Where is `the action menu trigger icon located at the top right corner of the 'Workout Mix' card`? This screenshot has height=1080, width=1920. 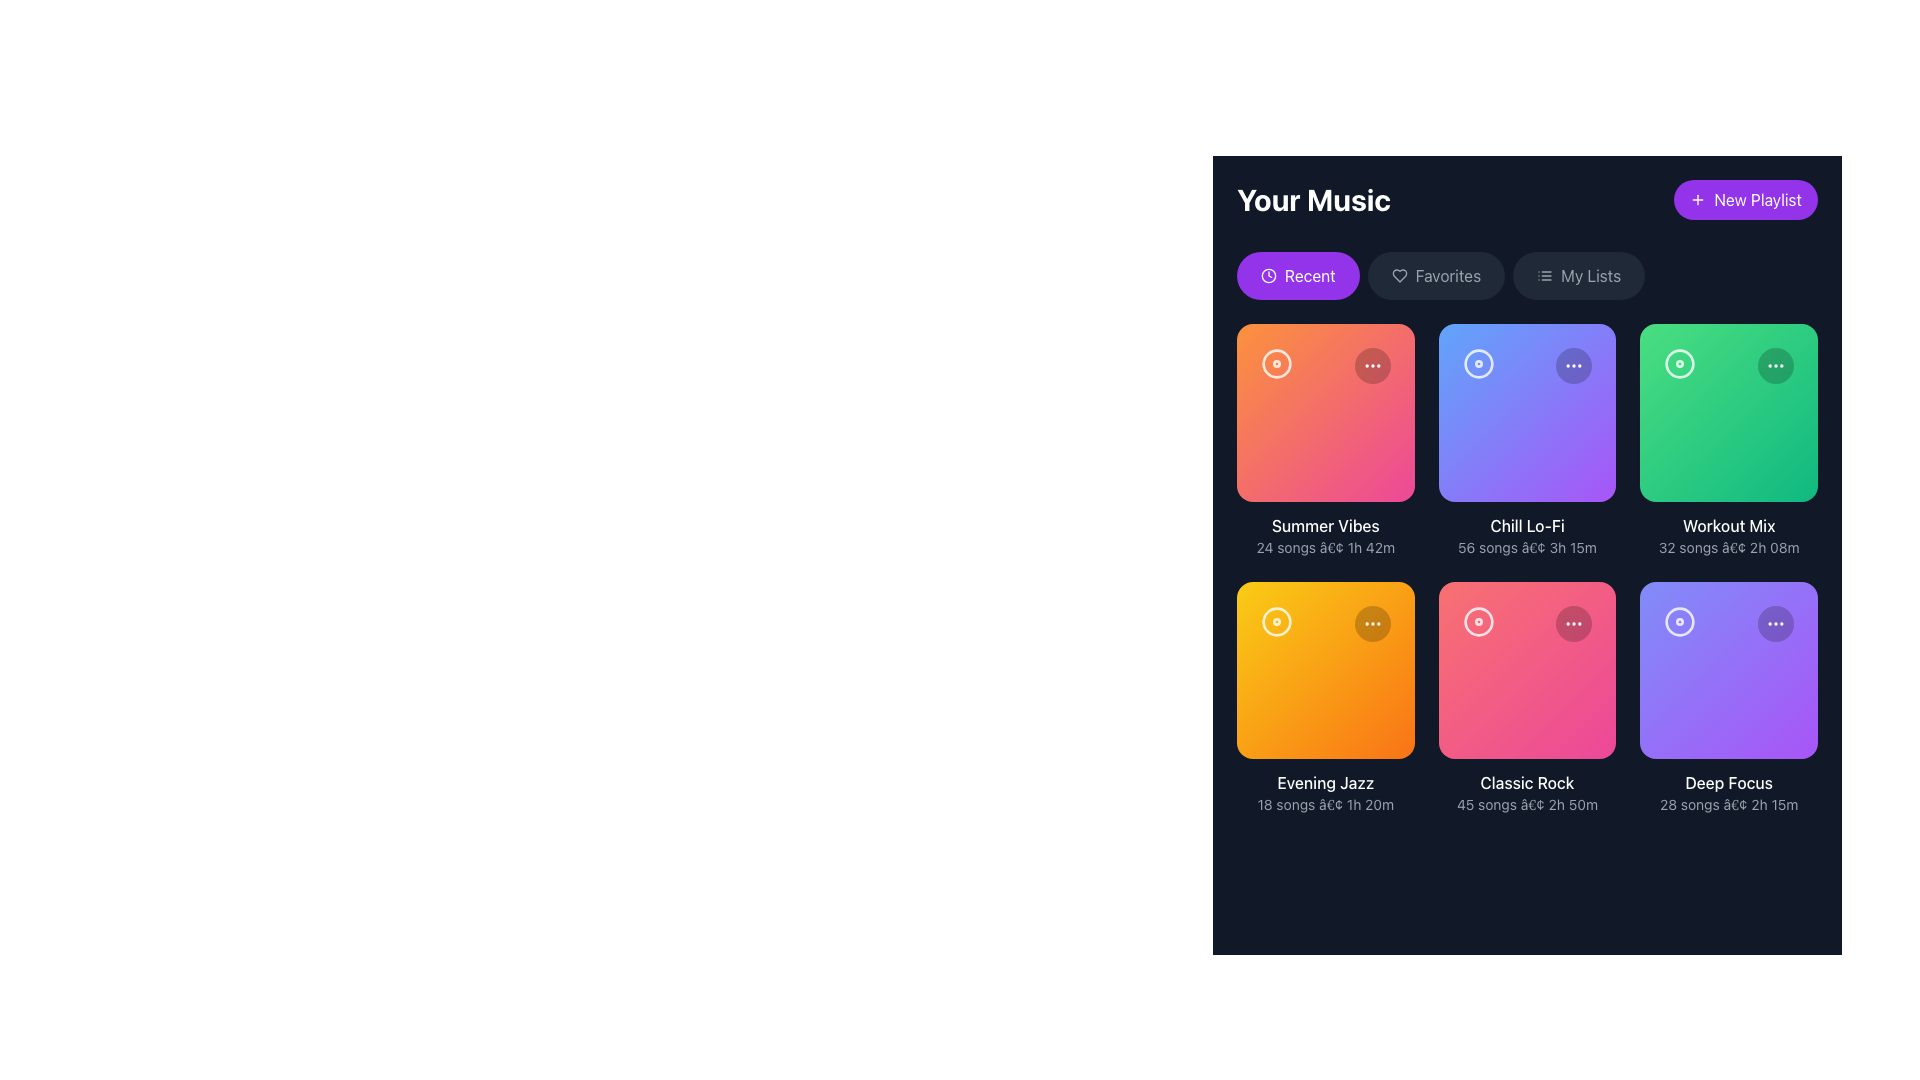
the action menu trigger icon located at the top right corner of the 'Workout Mix' card is located at coordinates (1776, 366).